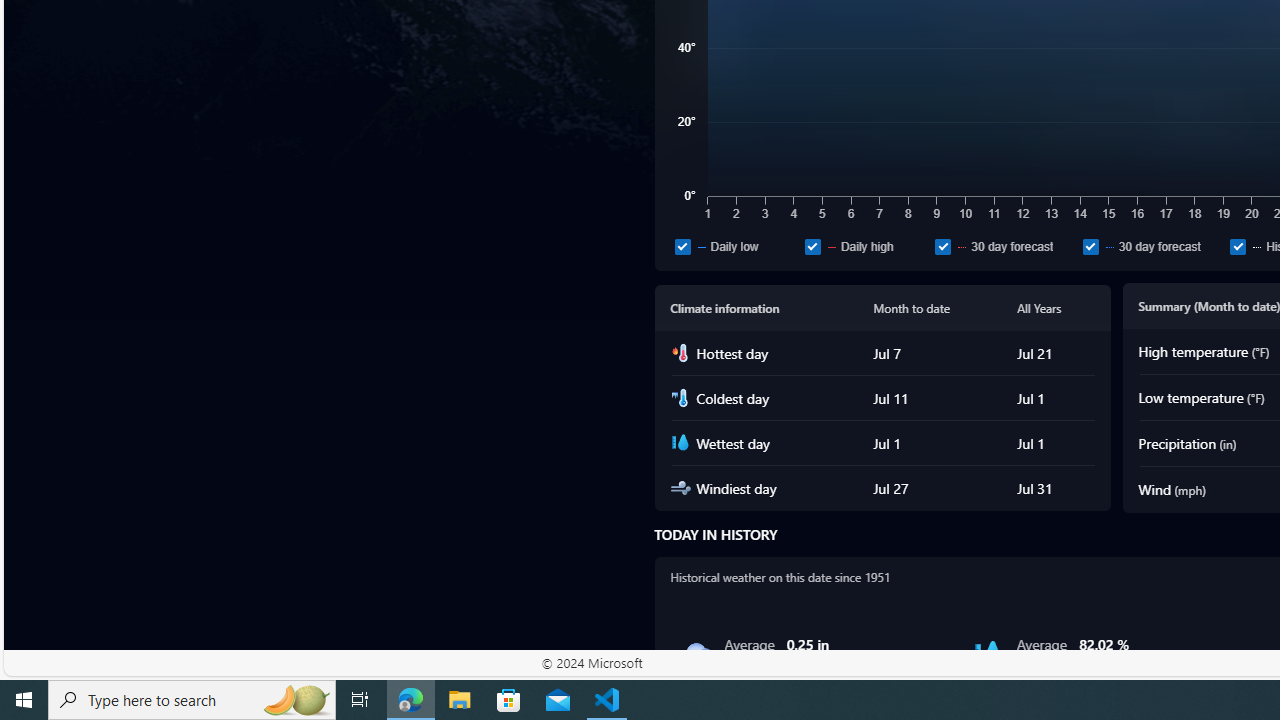 The height and width of the screenshot is (720, 1280). What do you see at coordinates (812, 245) in the screenshot?
I see `'Daily high'` at bounding box center [812, 245].